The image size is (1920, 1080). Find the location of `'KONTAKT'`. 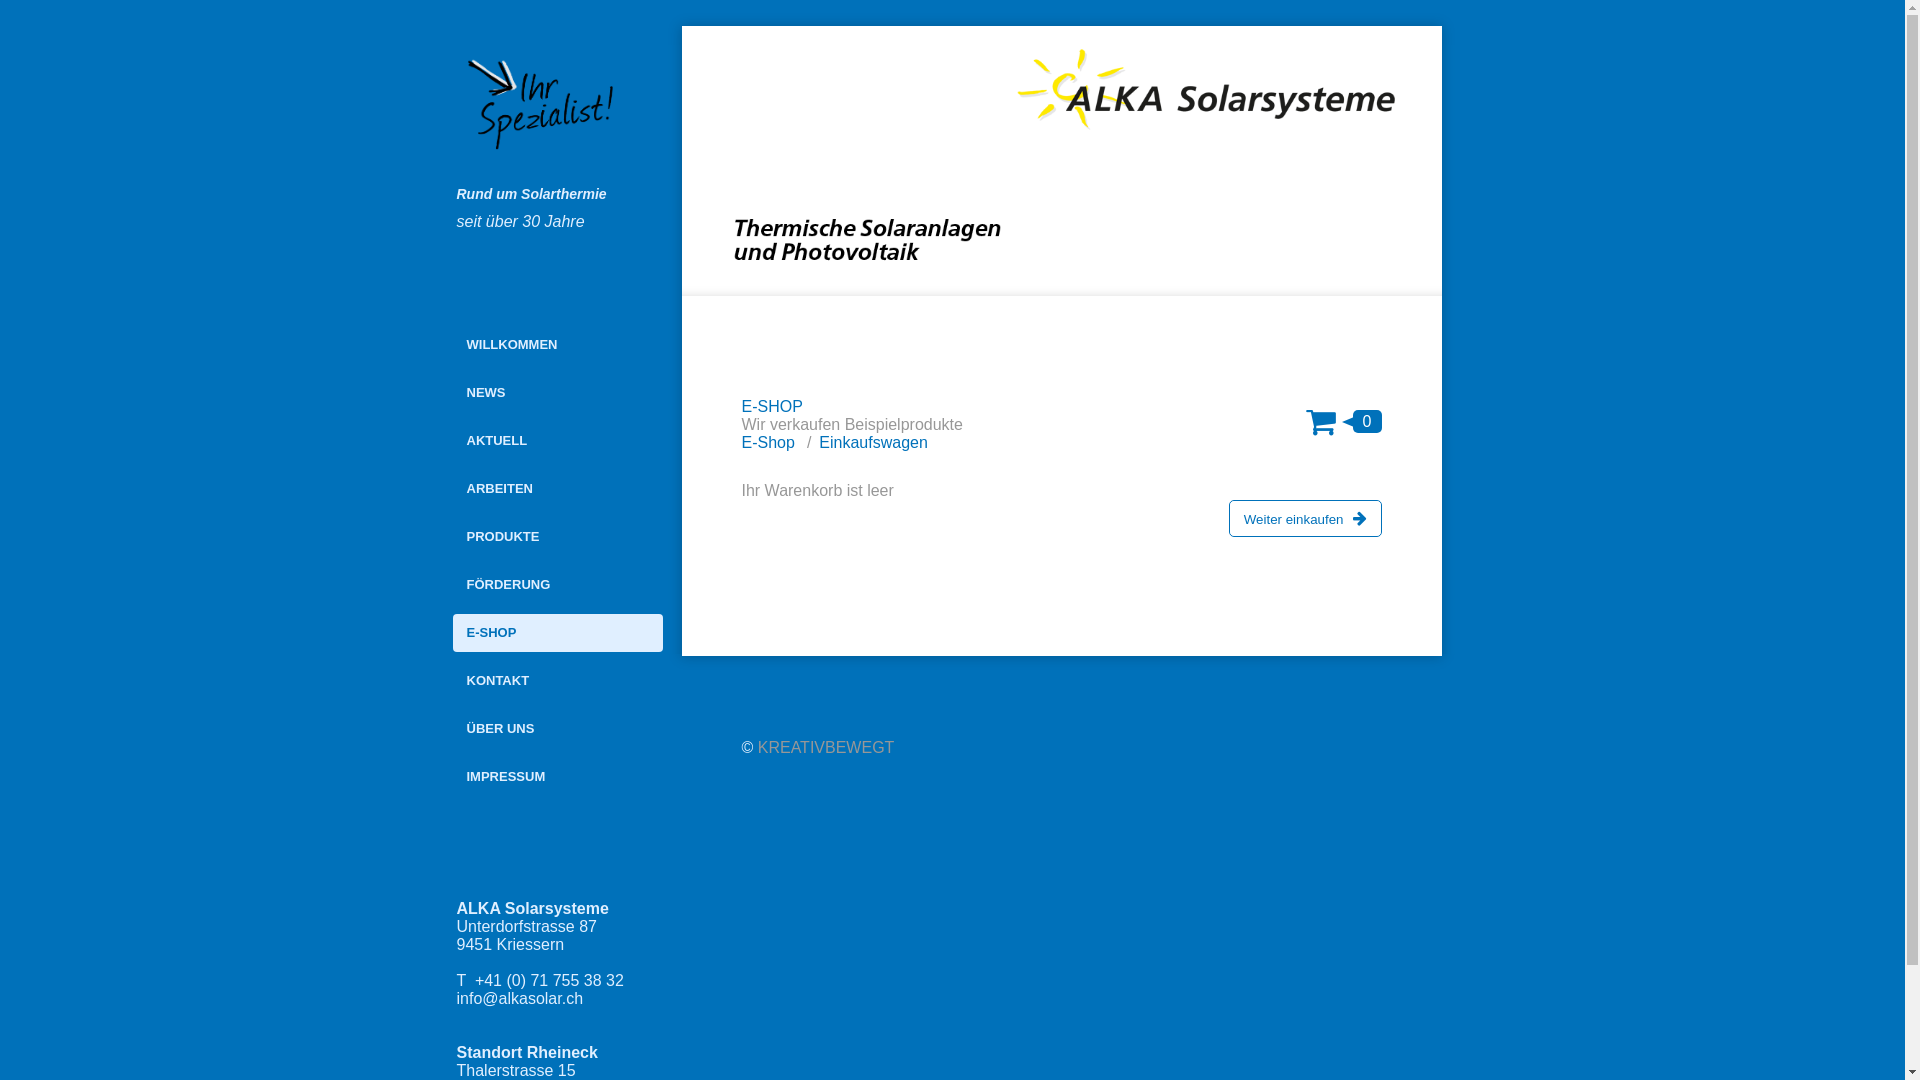

'KONTAKT' is located at coordinates (450, 680).